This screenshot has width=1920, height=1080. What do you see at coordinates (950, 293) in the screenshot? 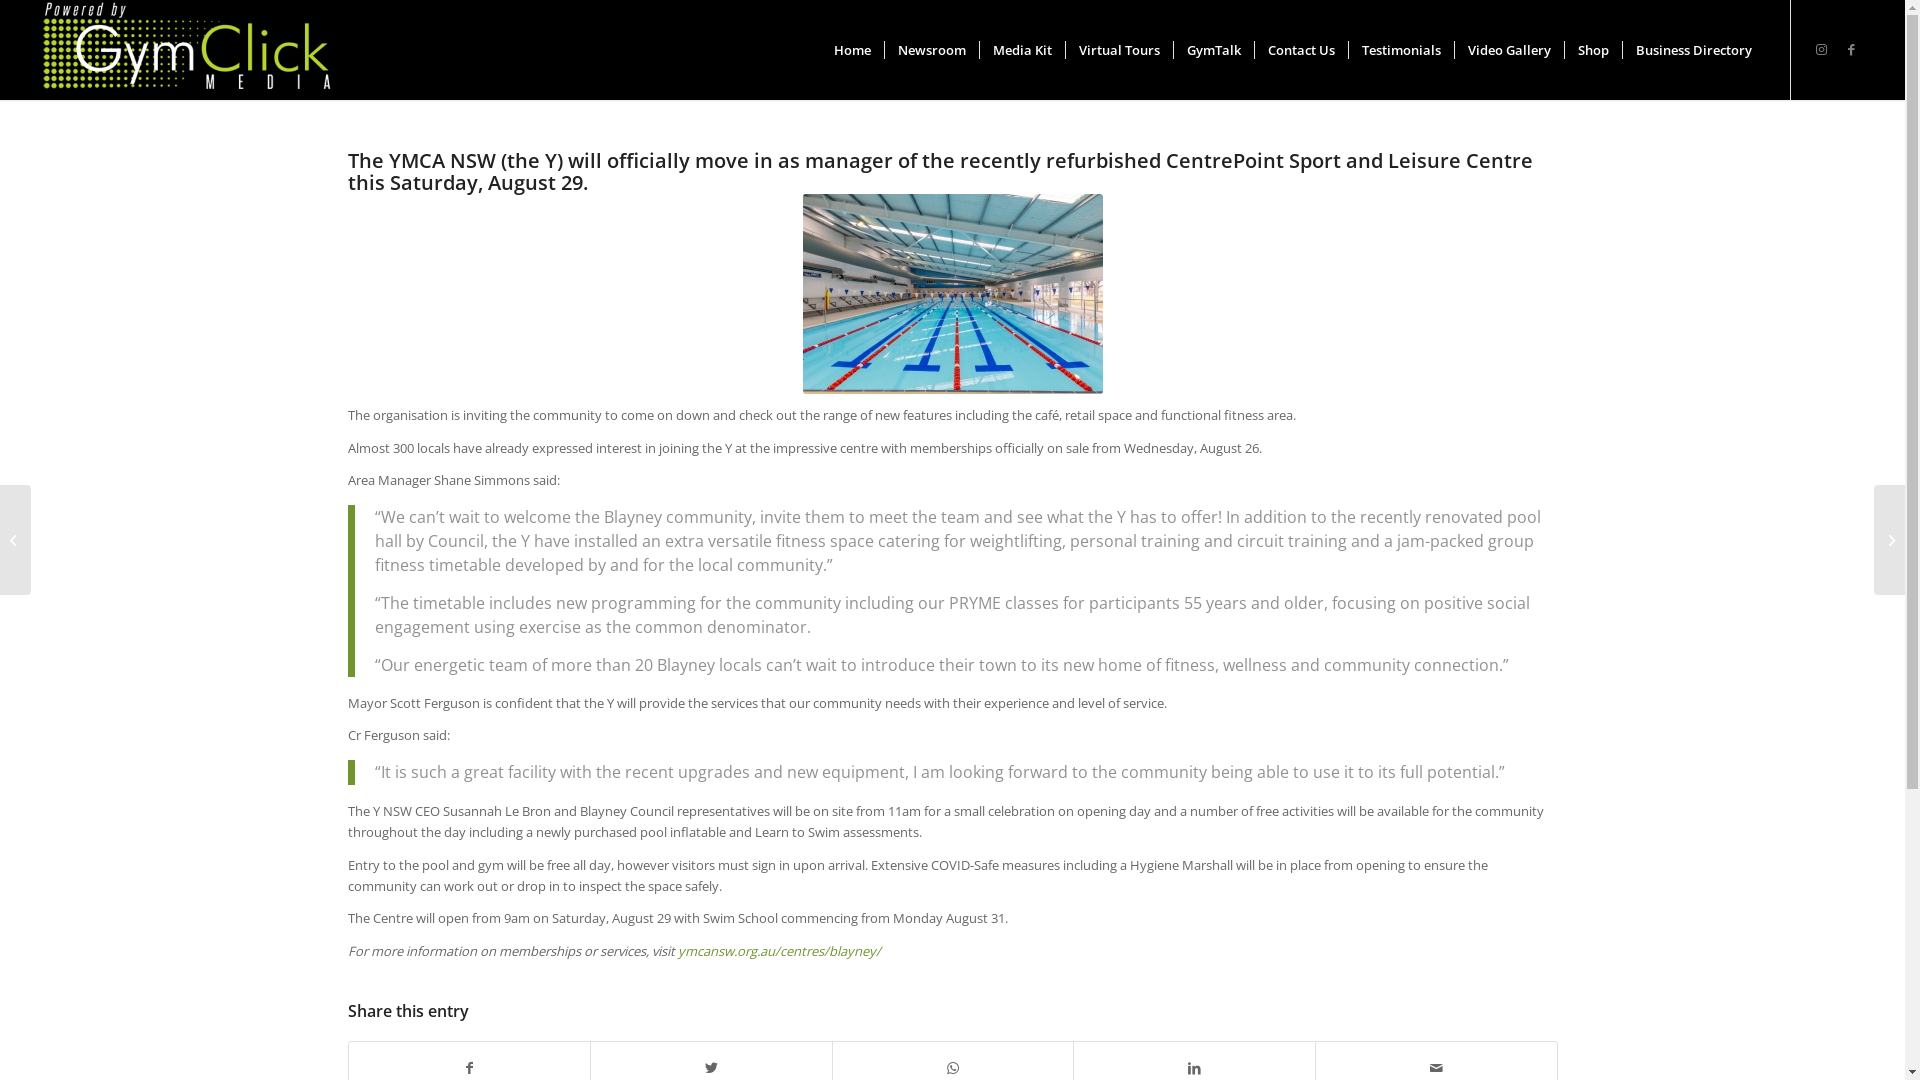
I see `'CentrePoint Sport and Leisure_Blayney'` at bounding box center [950, 293].